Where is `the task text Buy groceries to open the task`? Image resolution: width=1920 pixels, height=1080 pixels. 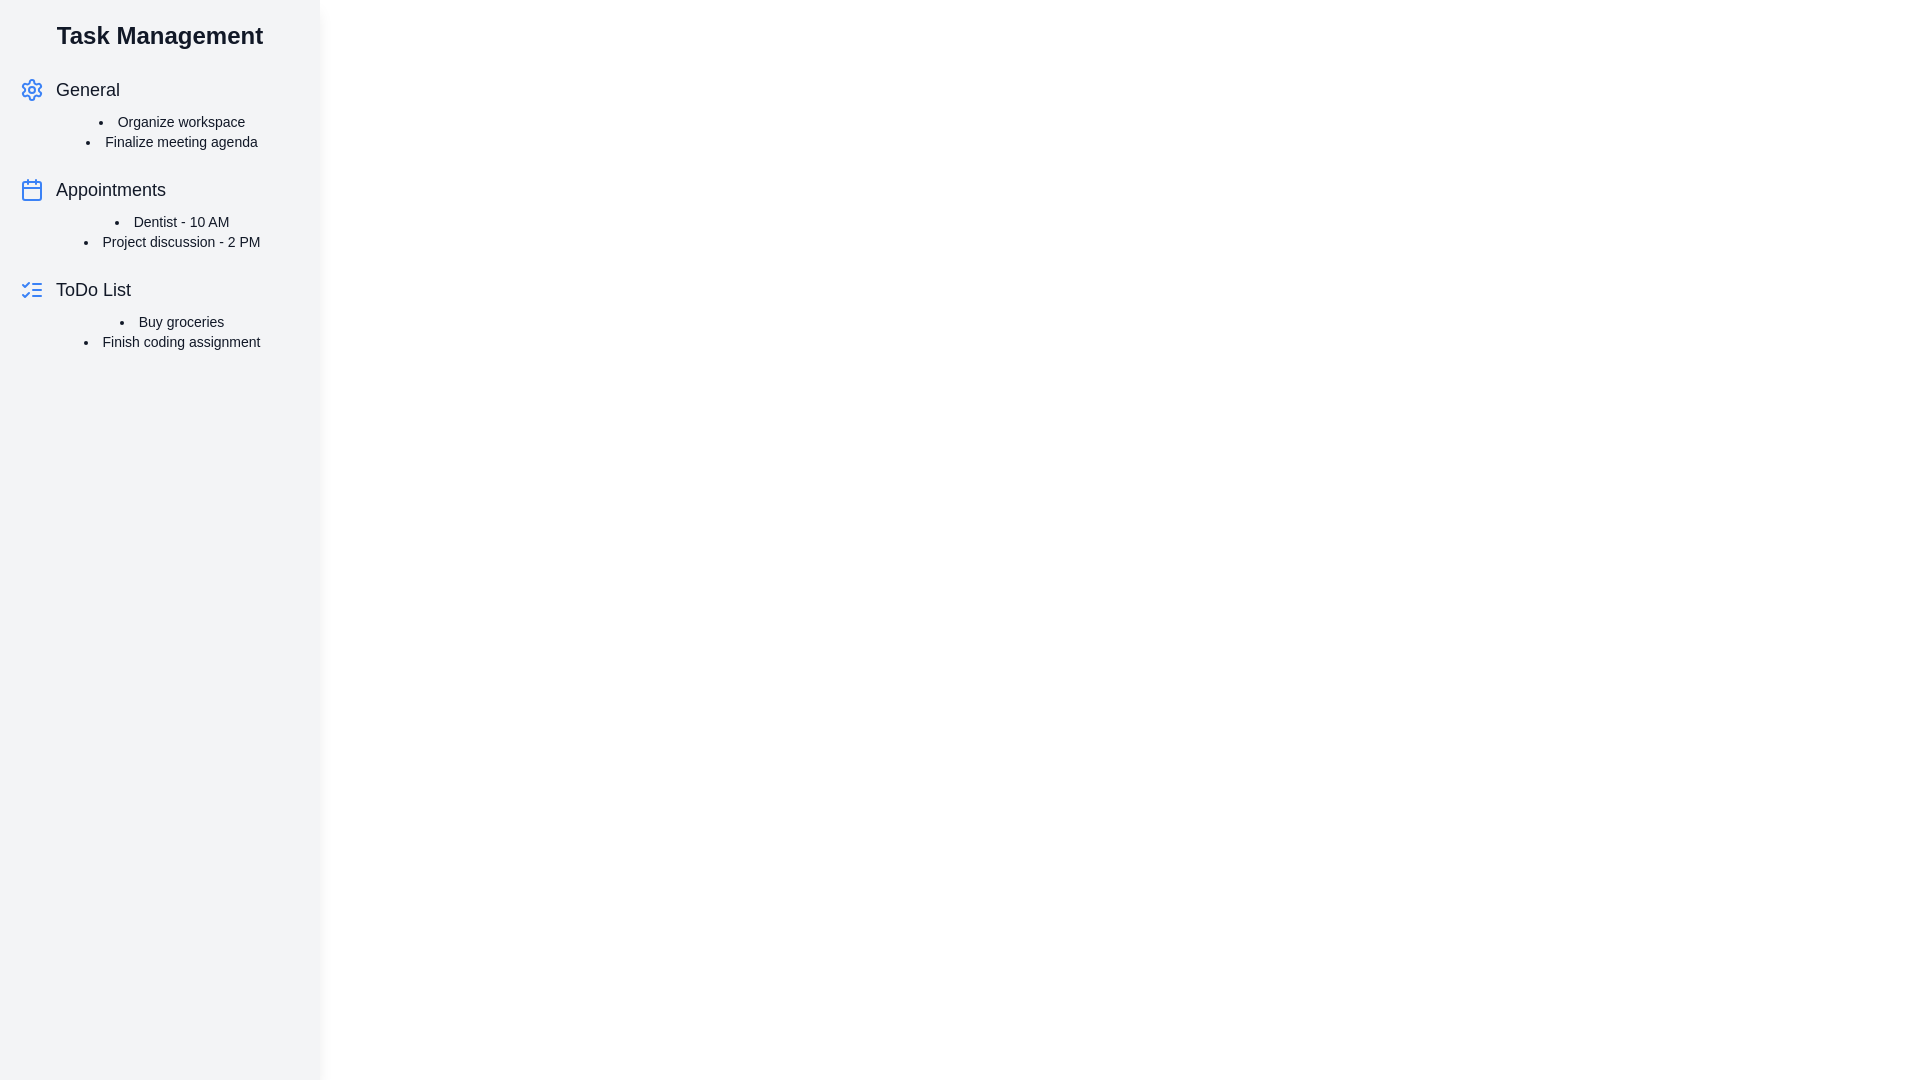 the task text Buy groceries to open the task is located at coordinates (172, 320).